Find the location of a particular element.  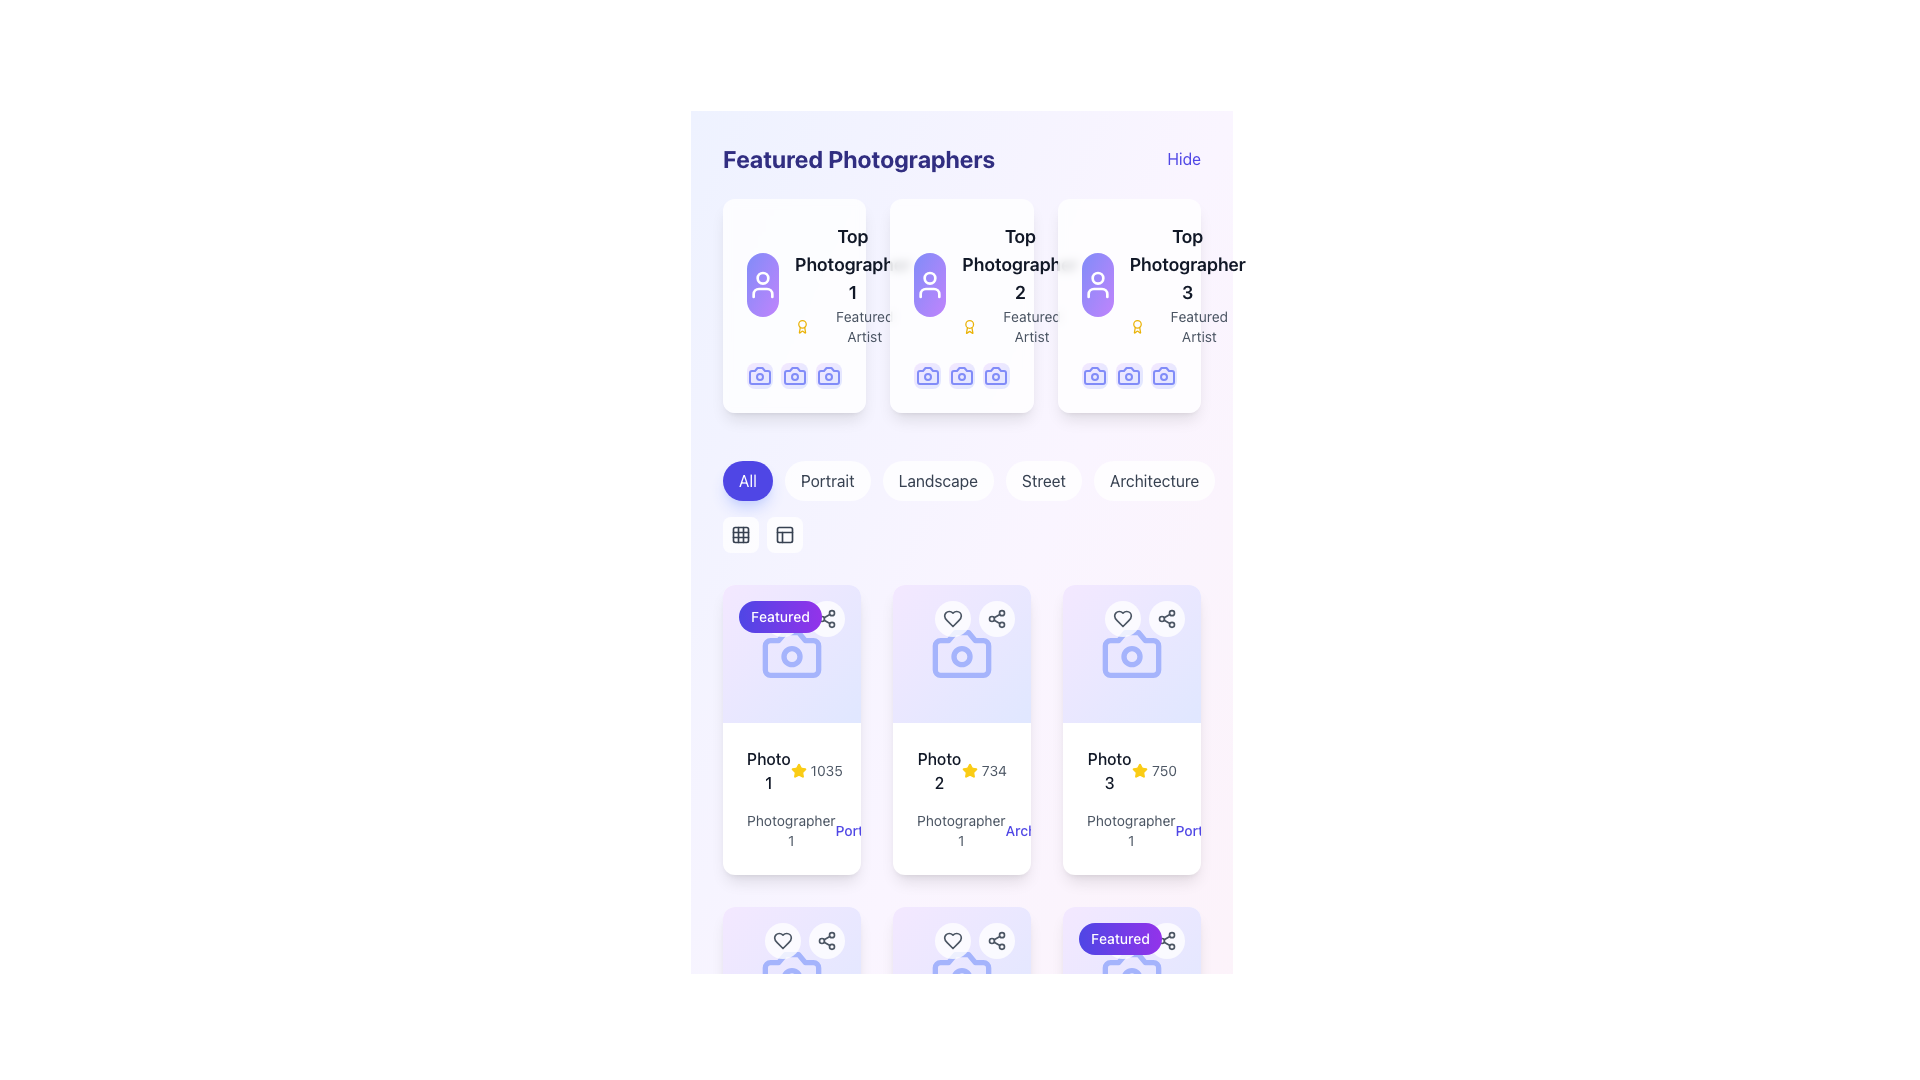

the rectangular grid layout containing three camera icons, styled with a gradient background, located within the 'Top Photographer 1' card below the 'Featured Artist' text is located at coordinates (793, 376).